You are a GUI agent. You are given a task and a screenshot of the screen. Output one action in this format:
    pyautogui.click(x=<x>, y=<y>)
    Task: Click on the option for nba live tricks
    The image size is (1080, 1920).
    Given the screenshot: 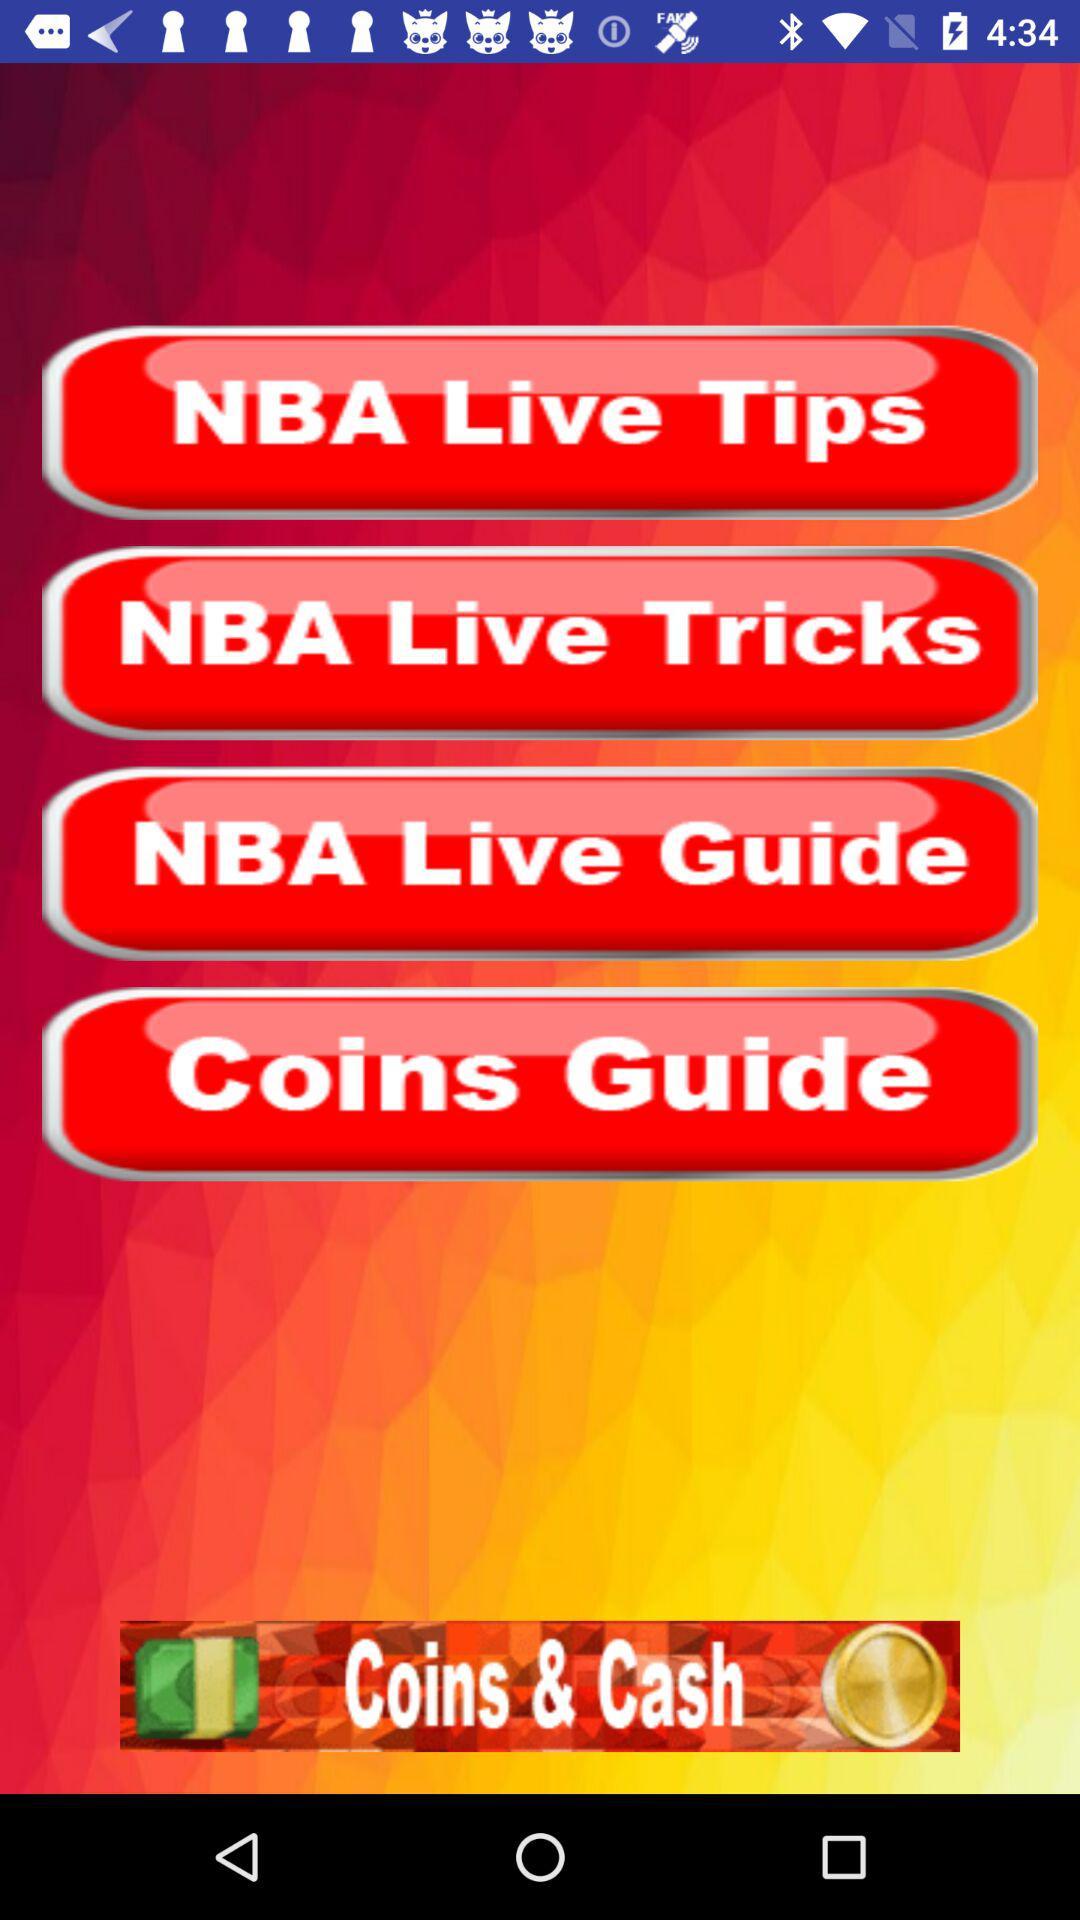 What is the action you would take?
    pyautogui.click(x=540, y=643)
    